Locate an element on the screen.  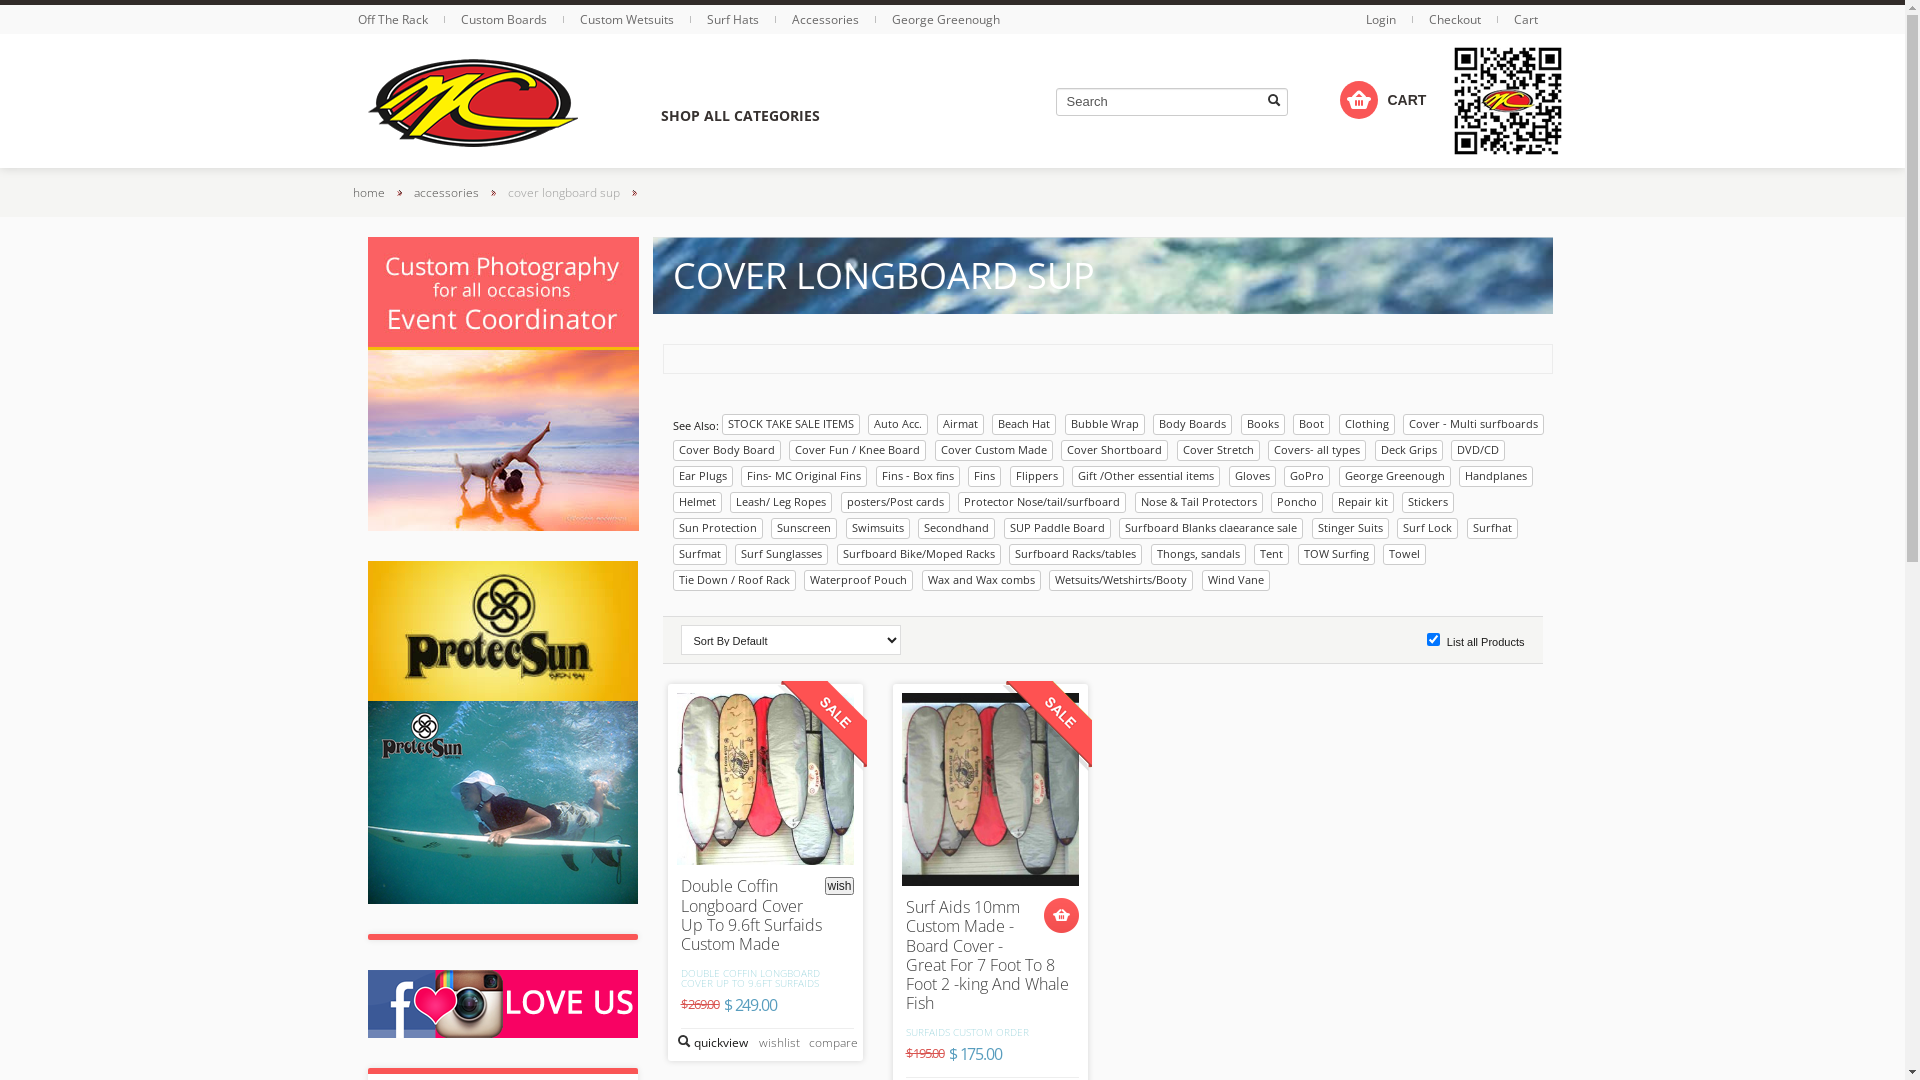
'Cover Stretch' is located at coordinates (1216, 450).